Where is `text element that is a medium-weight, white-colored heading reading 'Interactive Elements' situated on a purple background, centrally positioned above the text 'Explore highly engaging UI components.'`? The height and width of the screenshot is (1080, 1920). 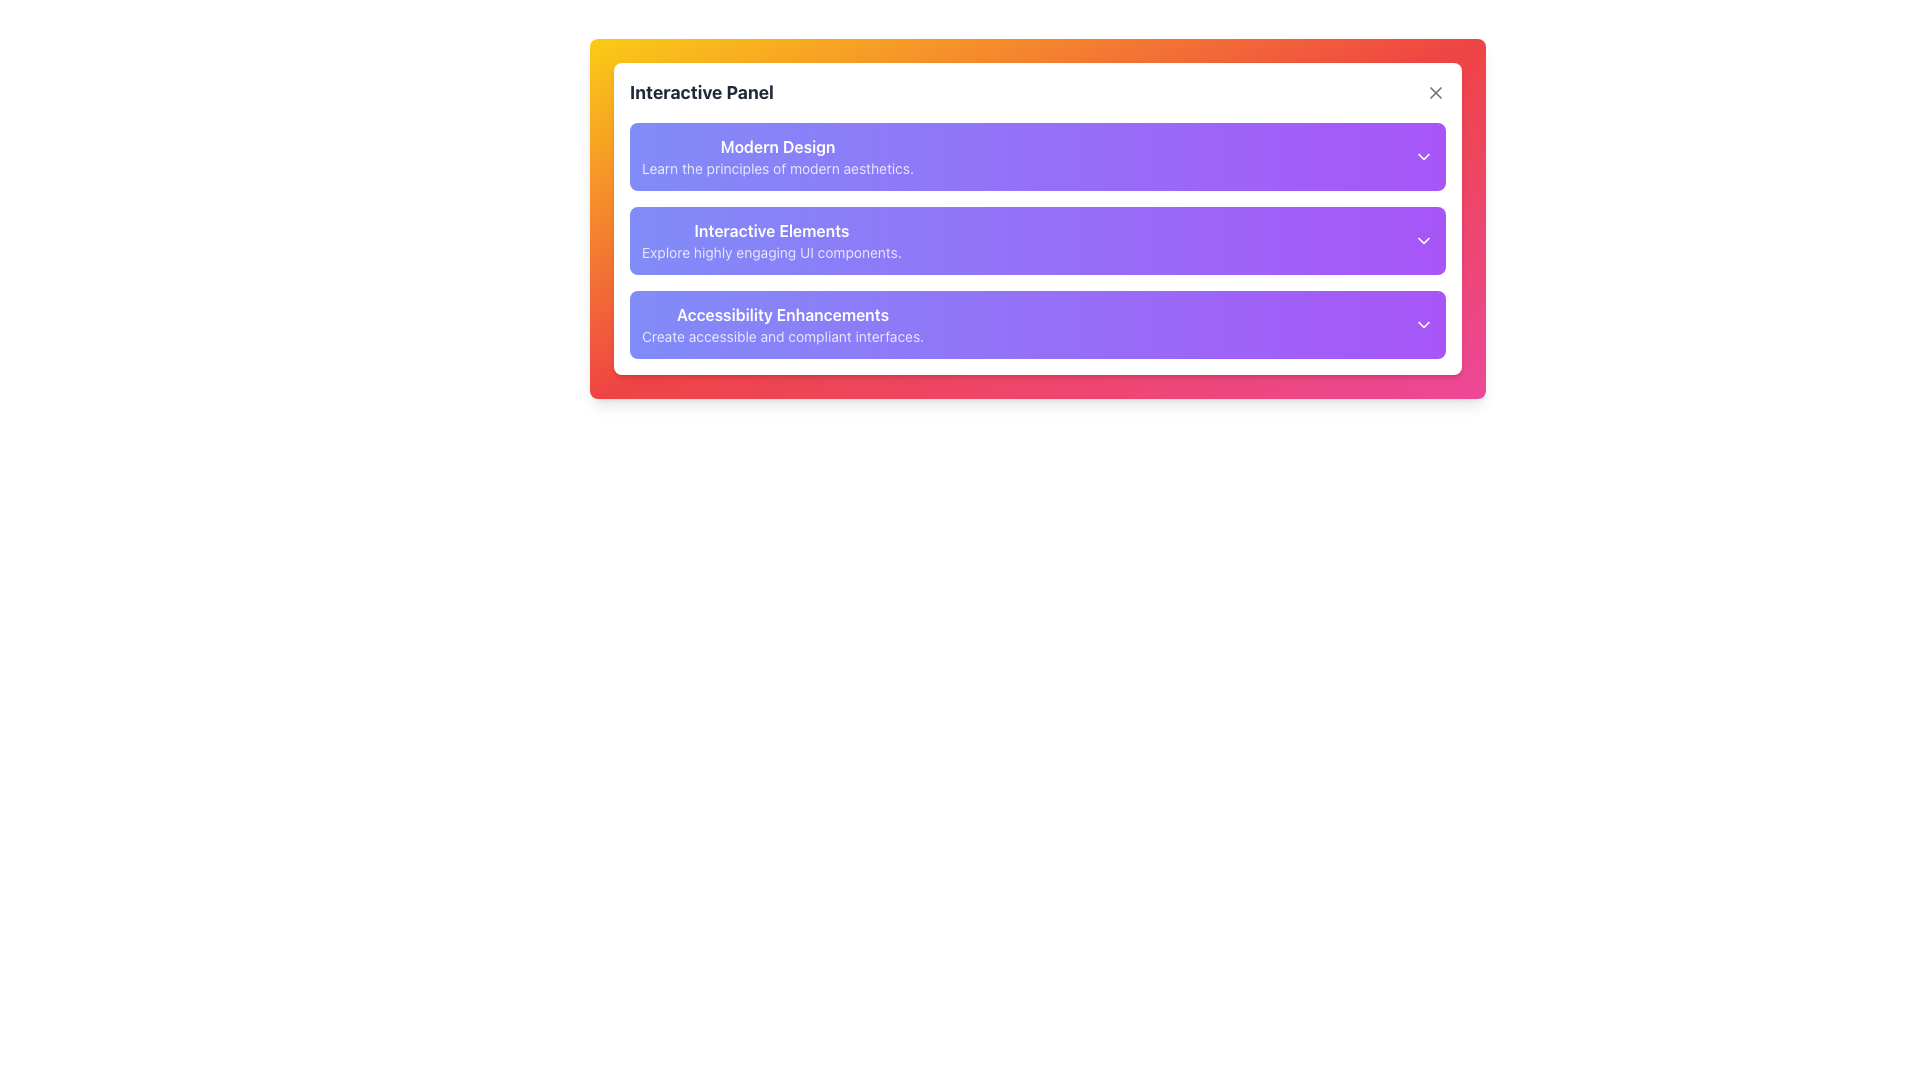 text element that is a medium-weight, white-colored heading reading 'Interactive Elements' situated on a purple background, centrally positioned above the text 'Explore highly engaging UI components.' is located at coordinates (771, 230).